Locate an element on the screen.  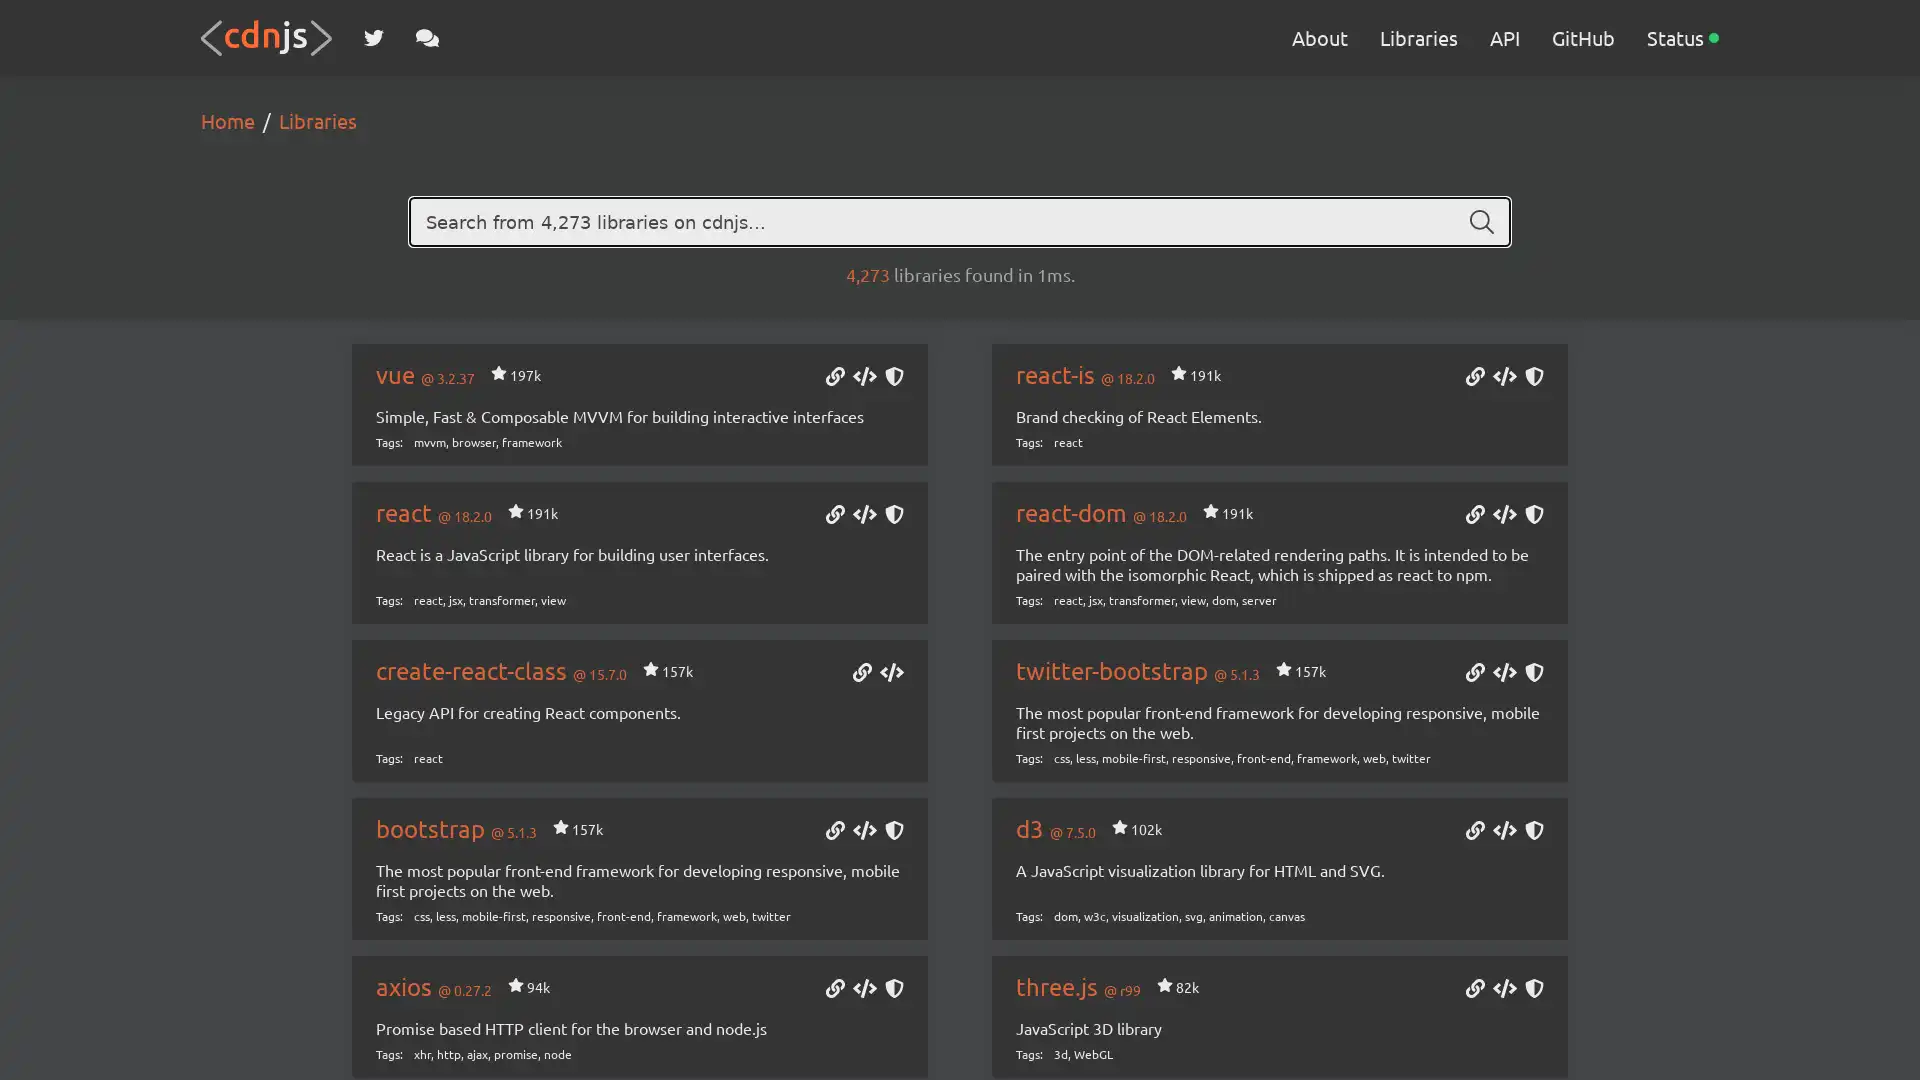
Copy URL is located at coordinates (1474, 990).